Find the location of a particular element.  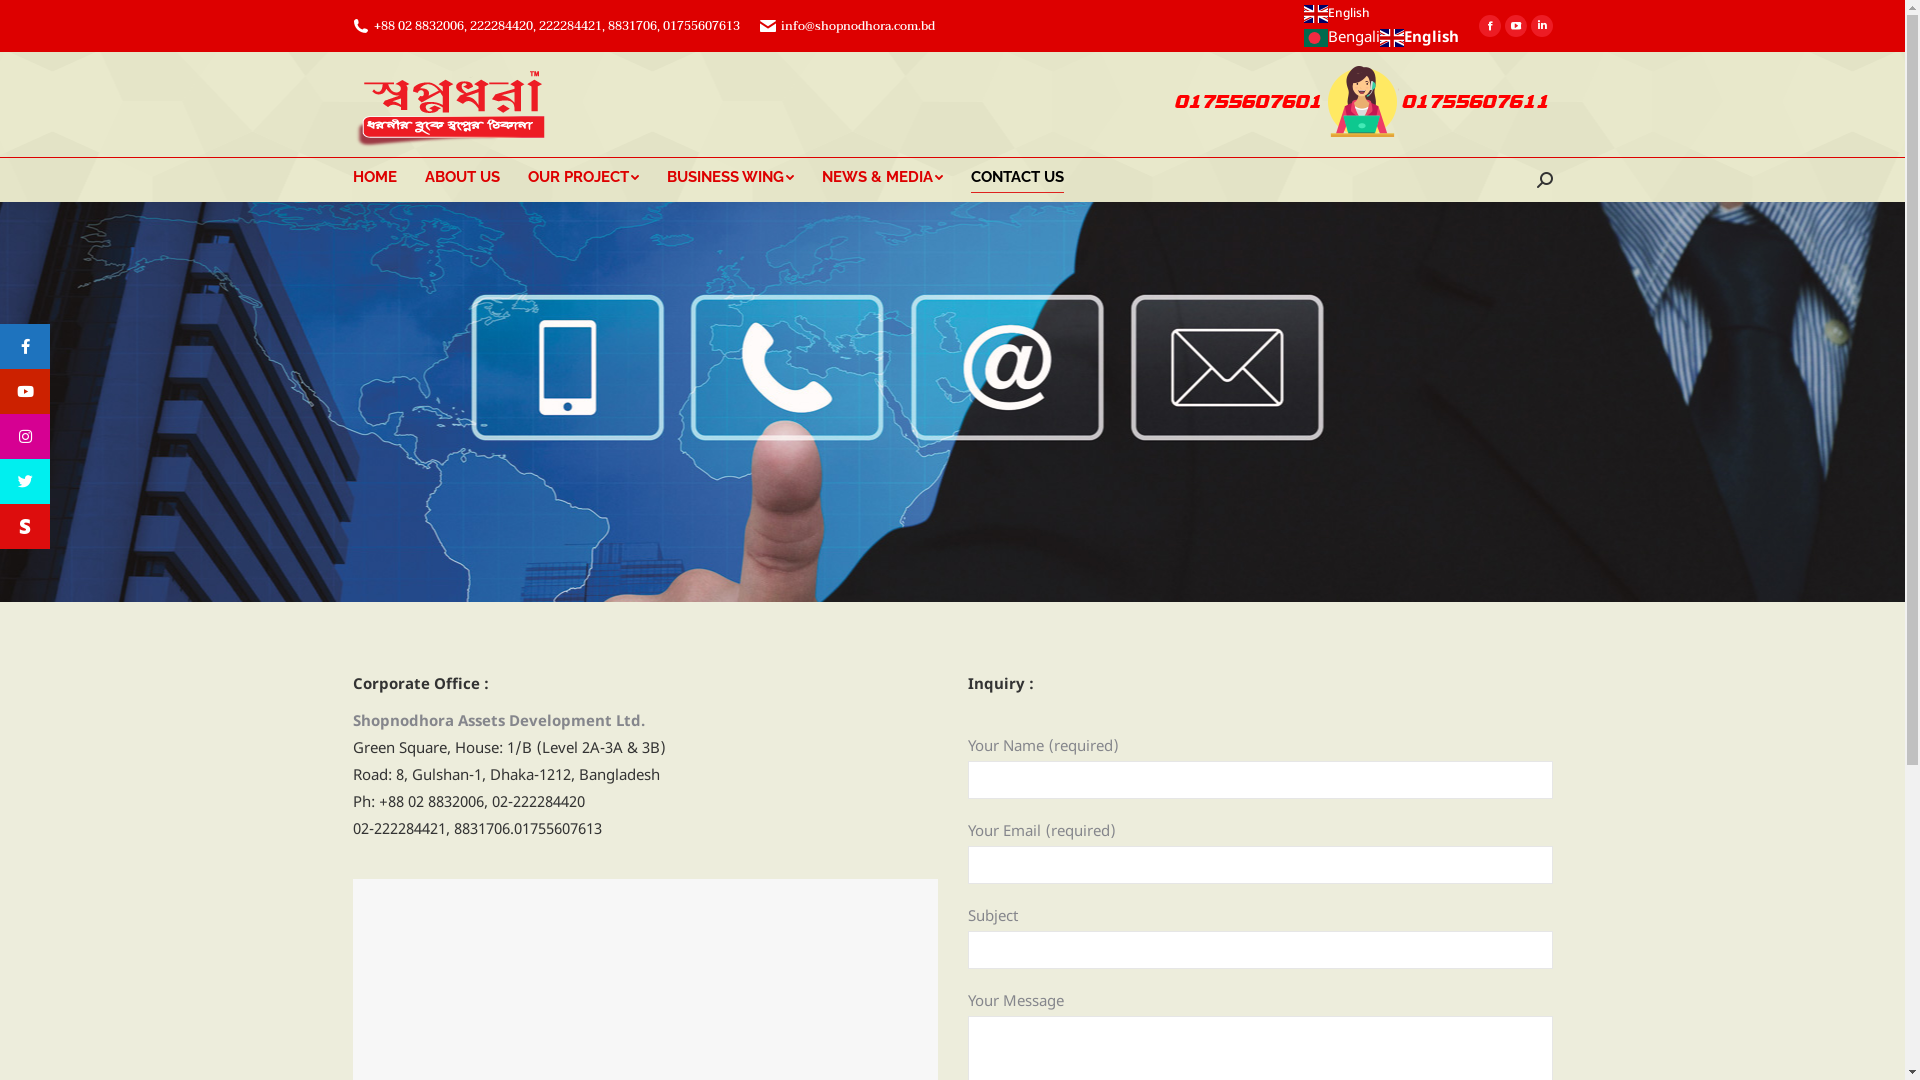

'English' is located at coordinates (1379, 38).